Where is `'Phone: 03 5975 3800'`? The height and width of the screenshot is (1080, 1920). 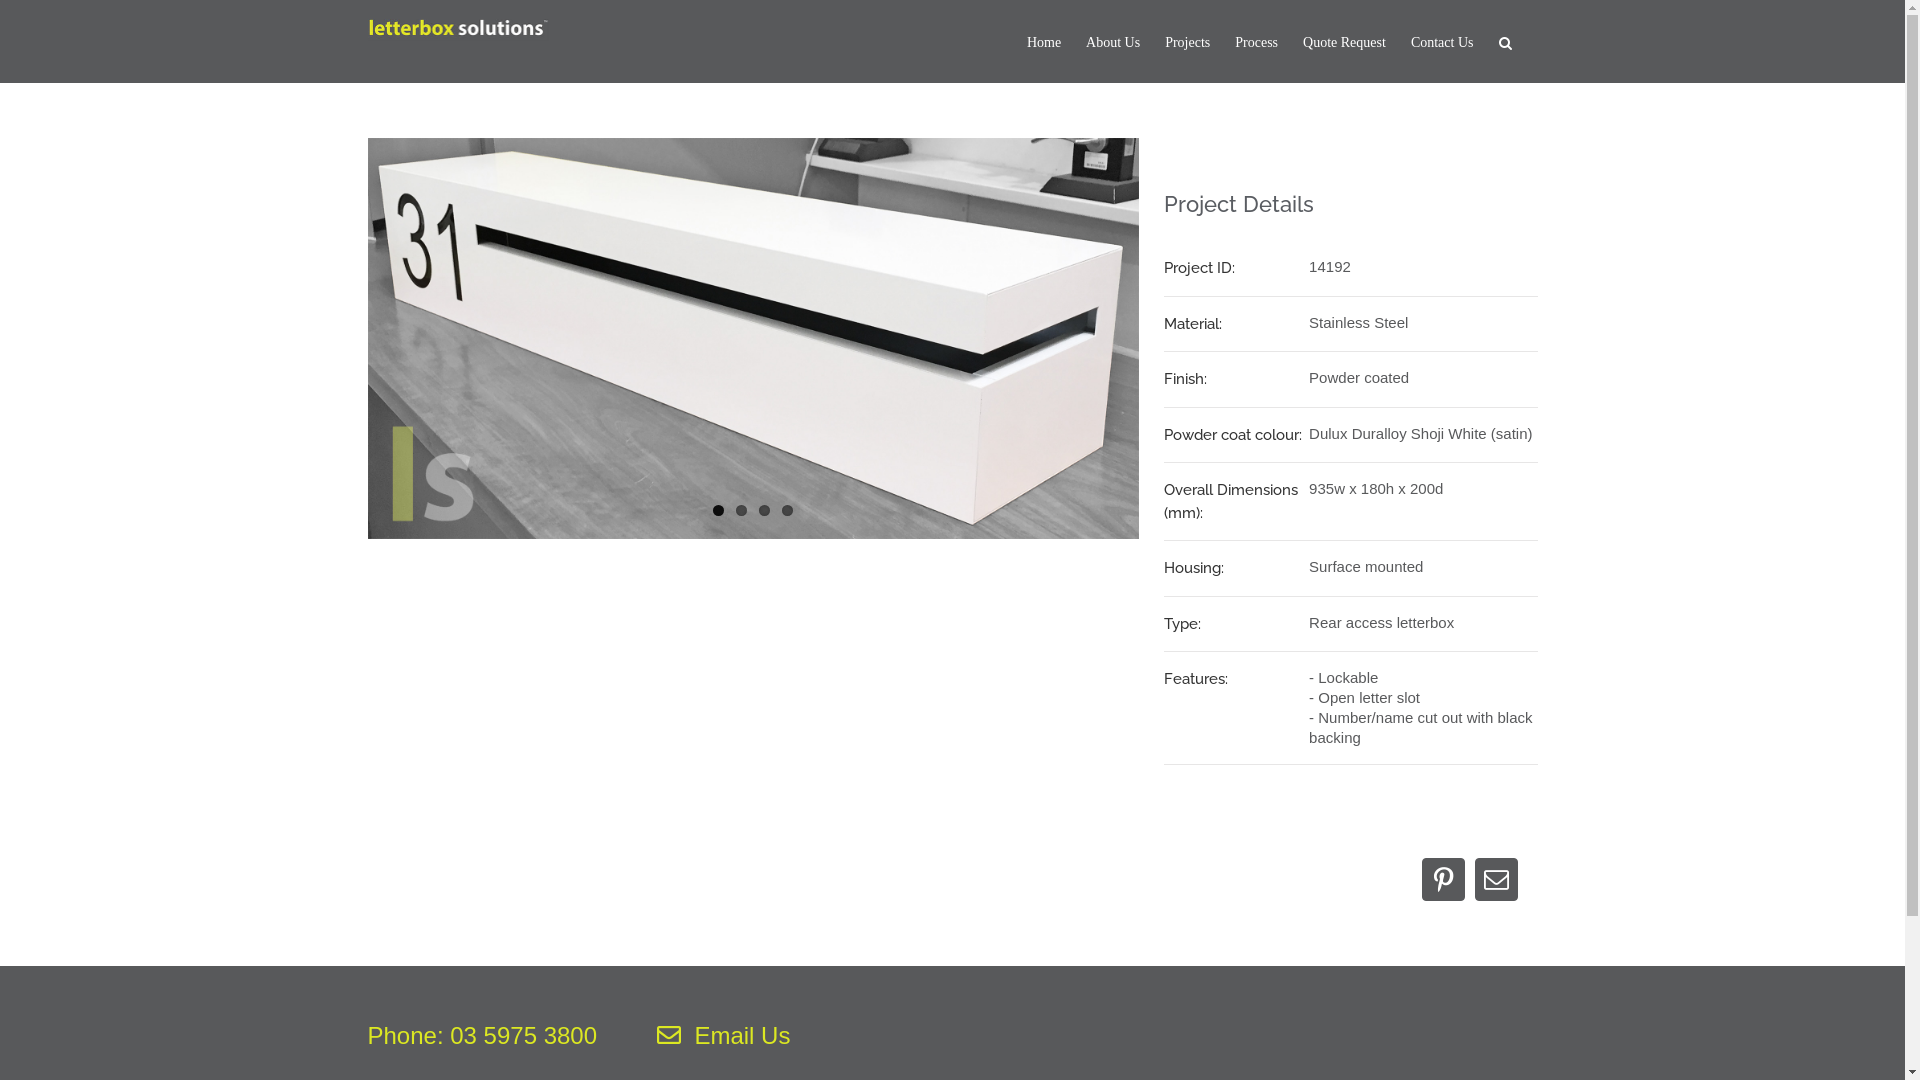
'Phone: 03 5975 3800' is located at coordinates (368, 1035).